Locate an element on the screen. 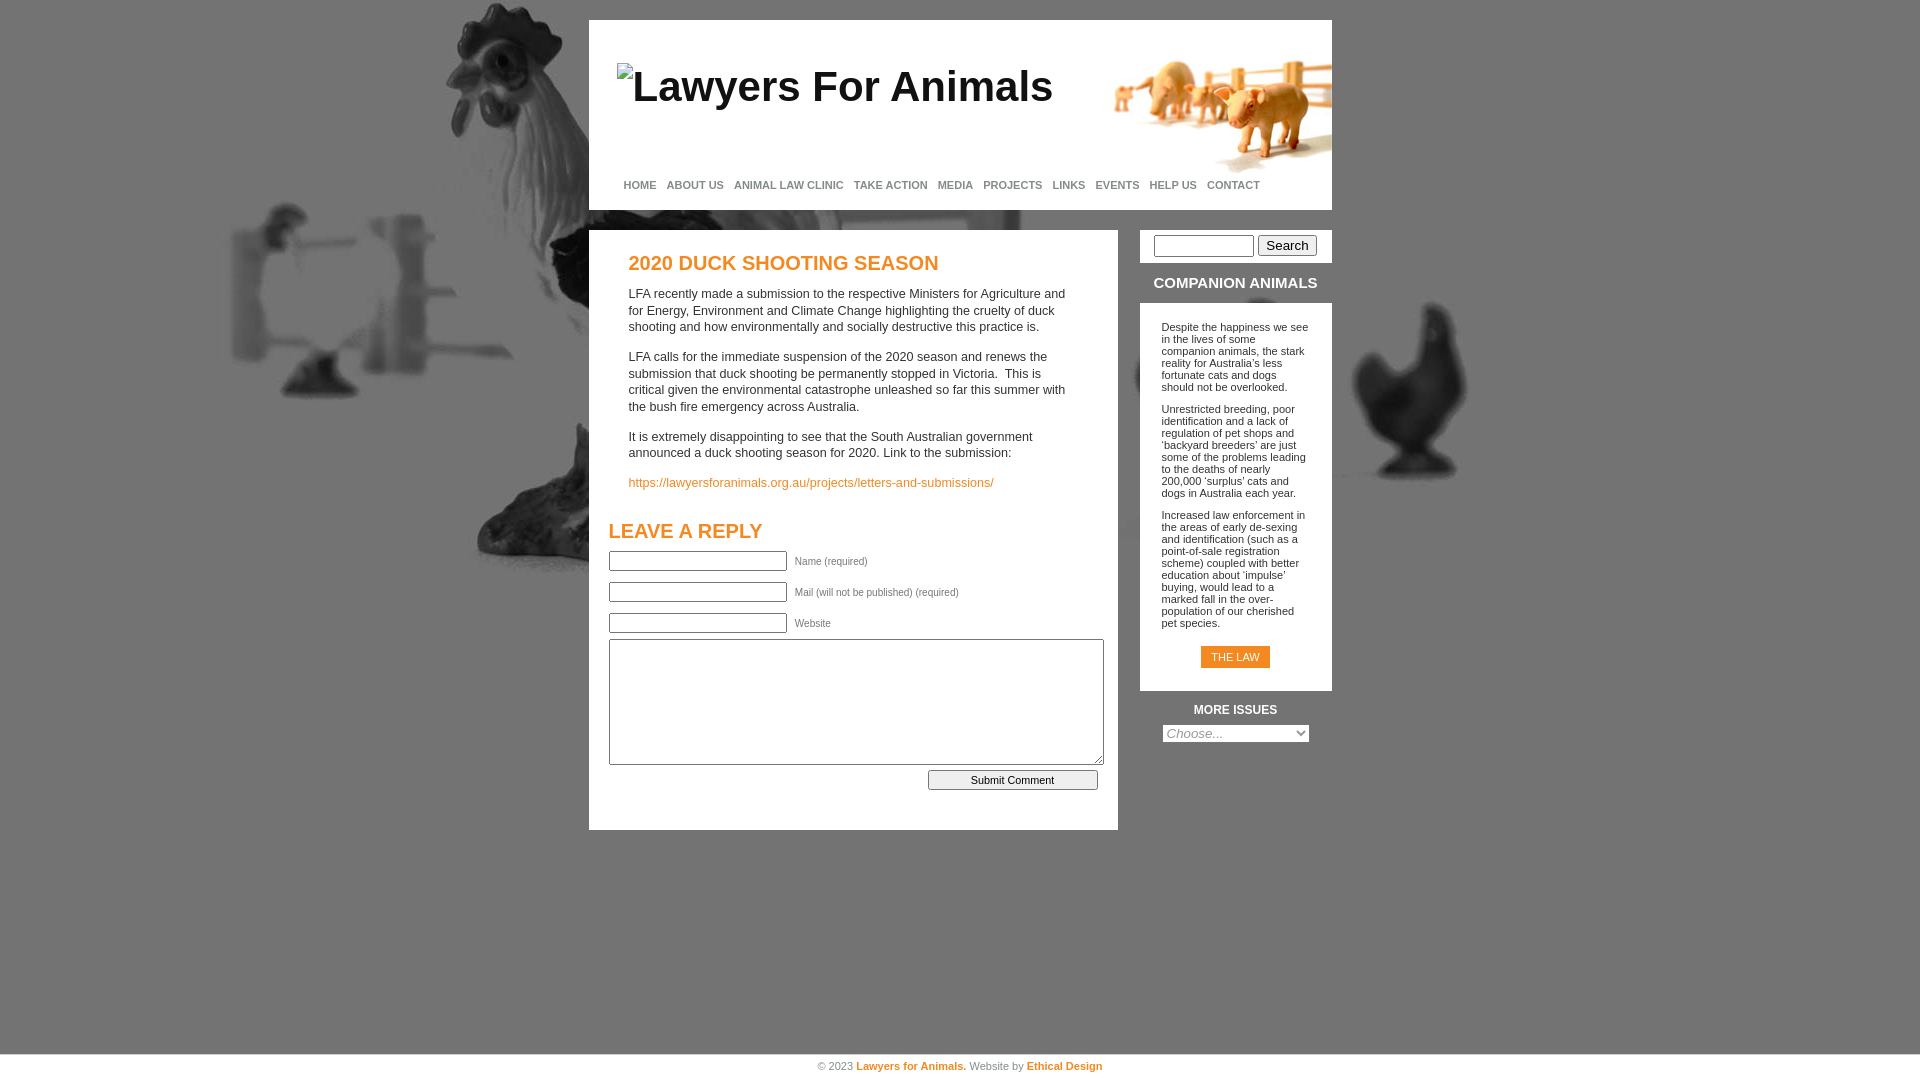  'Ethical Design' is located at coordinates (1064, 1064).